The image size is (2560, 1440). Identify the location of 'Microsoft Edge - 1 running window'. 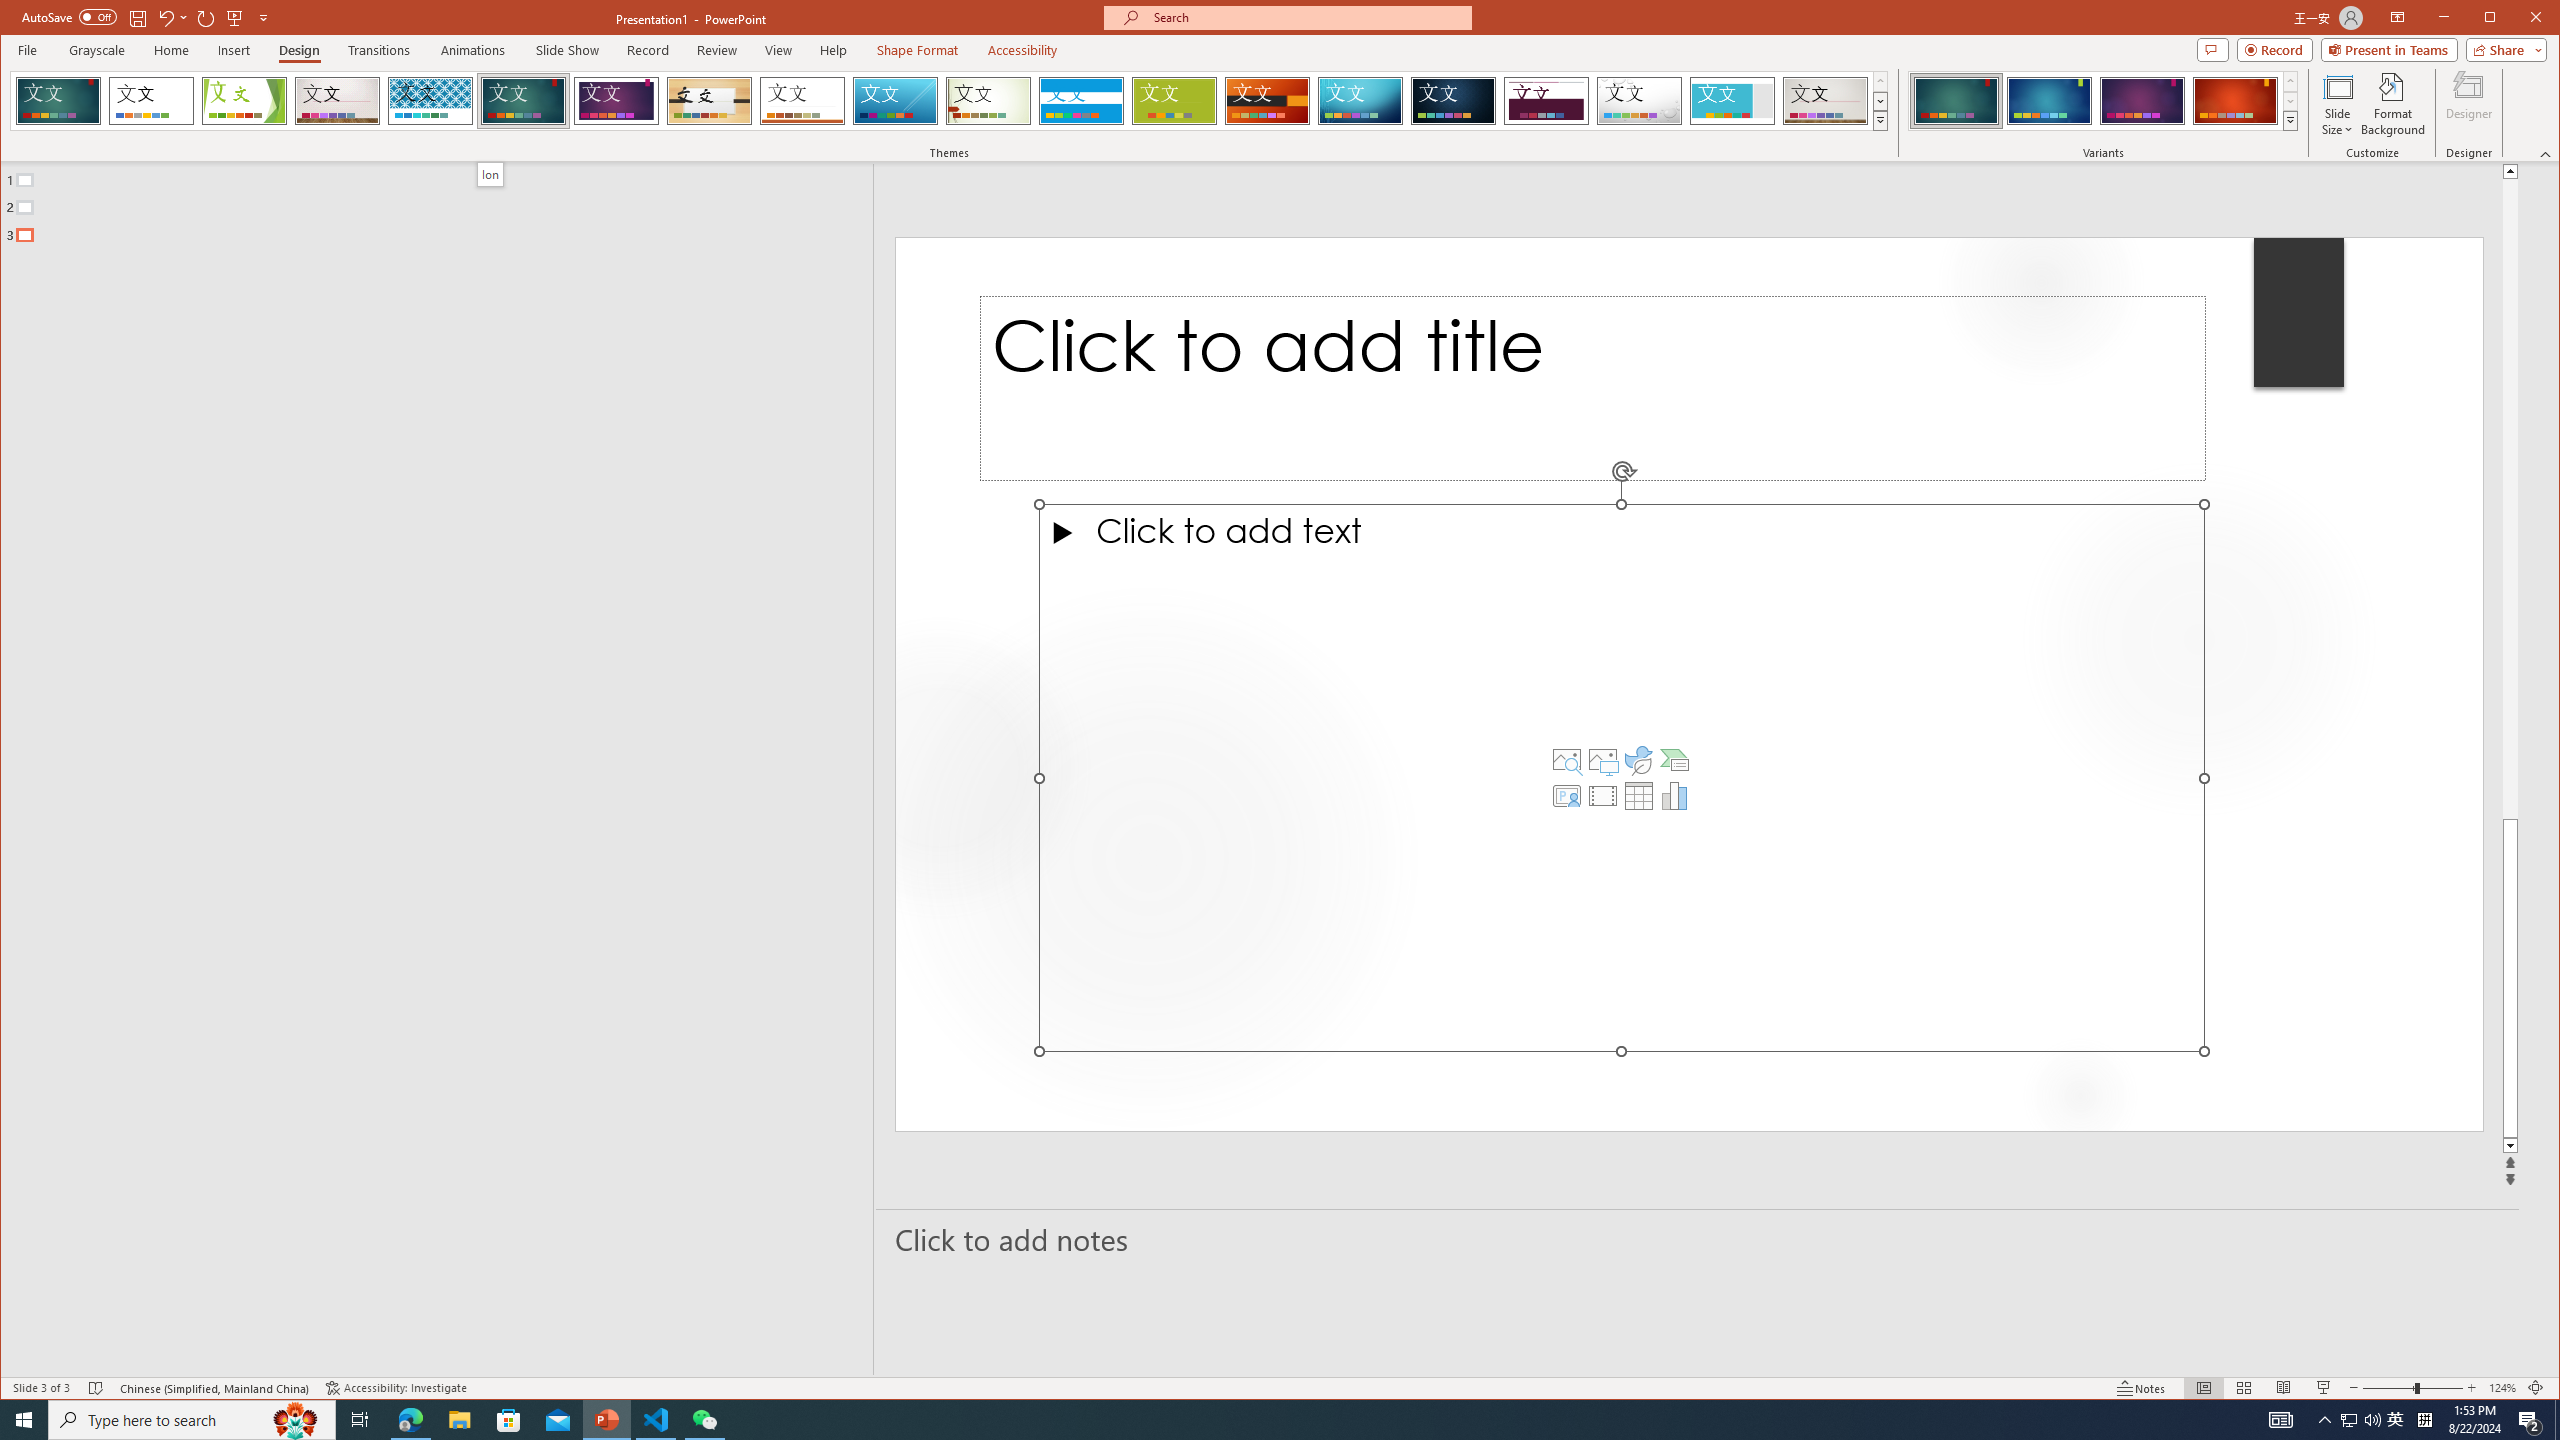
(409, 1418).